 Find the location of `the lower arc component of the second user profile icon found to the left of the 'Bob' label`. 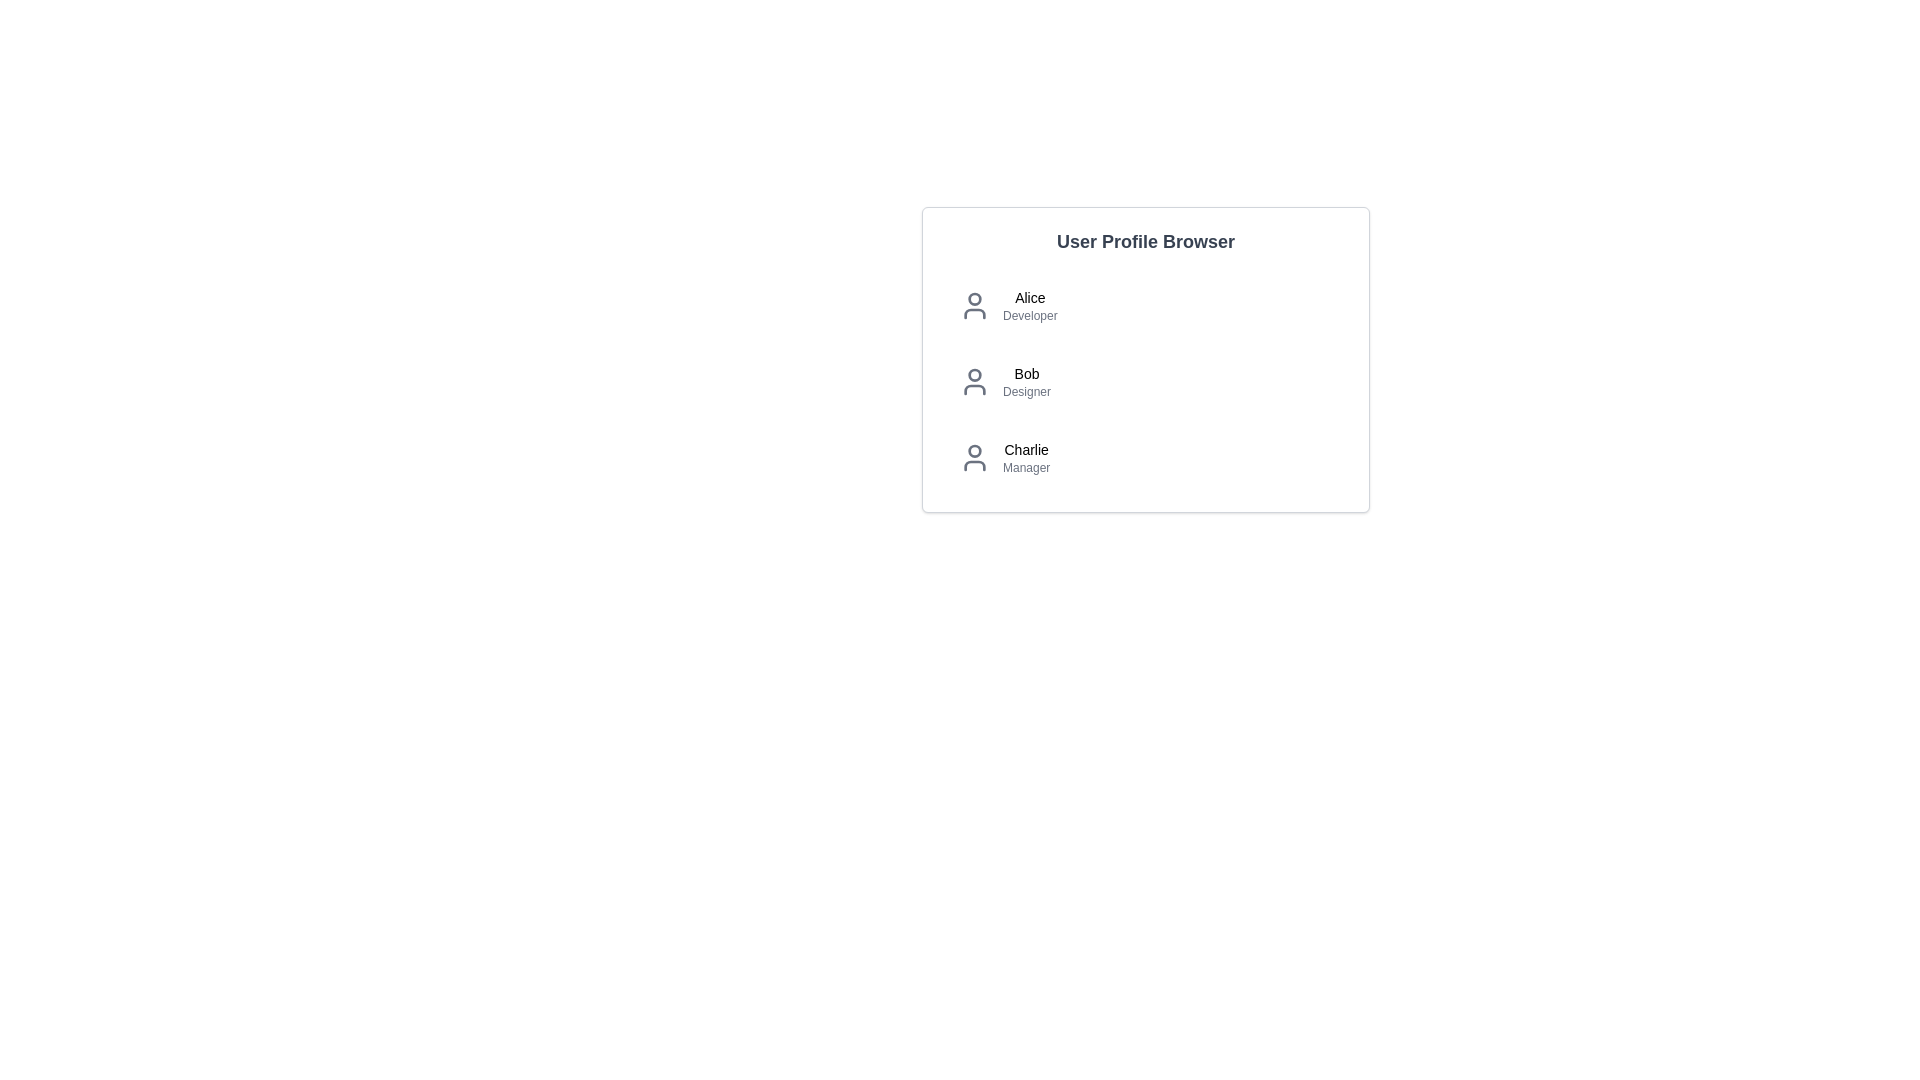

the lower arc component of the second user profile icon found to the left of the 'Bob' label is located at coordinates (974, 389).